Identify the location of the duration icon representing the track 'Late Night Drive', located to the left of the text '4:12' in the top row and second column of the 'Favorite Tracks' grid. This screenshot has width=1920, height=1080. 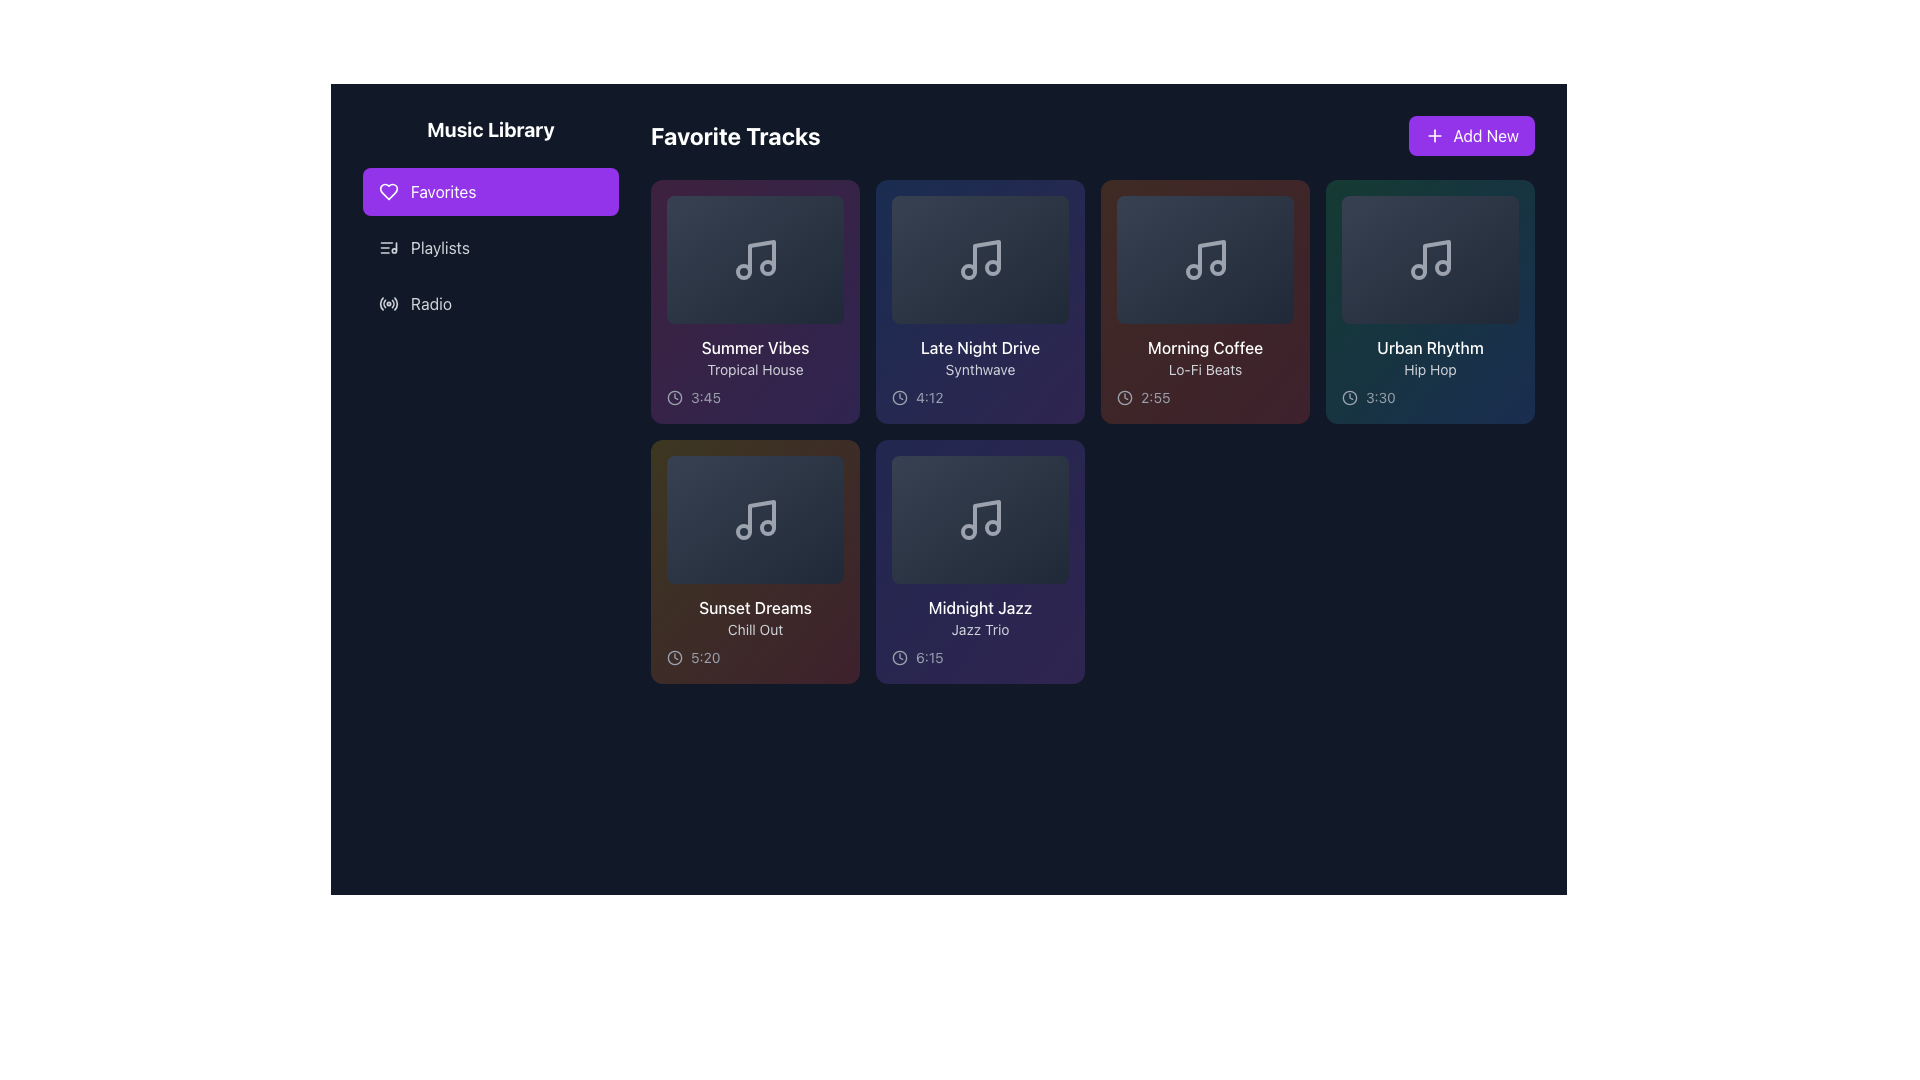
(899, 397).